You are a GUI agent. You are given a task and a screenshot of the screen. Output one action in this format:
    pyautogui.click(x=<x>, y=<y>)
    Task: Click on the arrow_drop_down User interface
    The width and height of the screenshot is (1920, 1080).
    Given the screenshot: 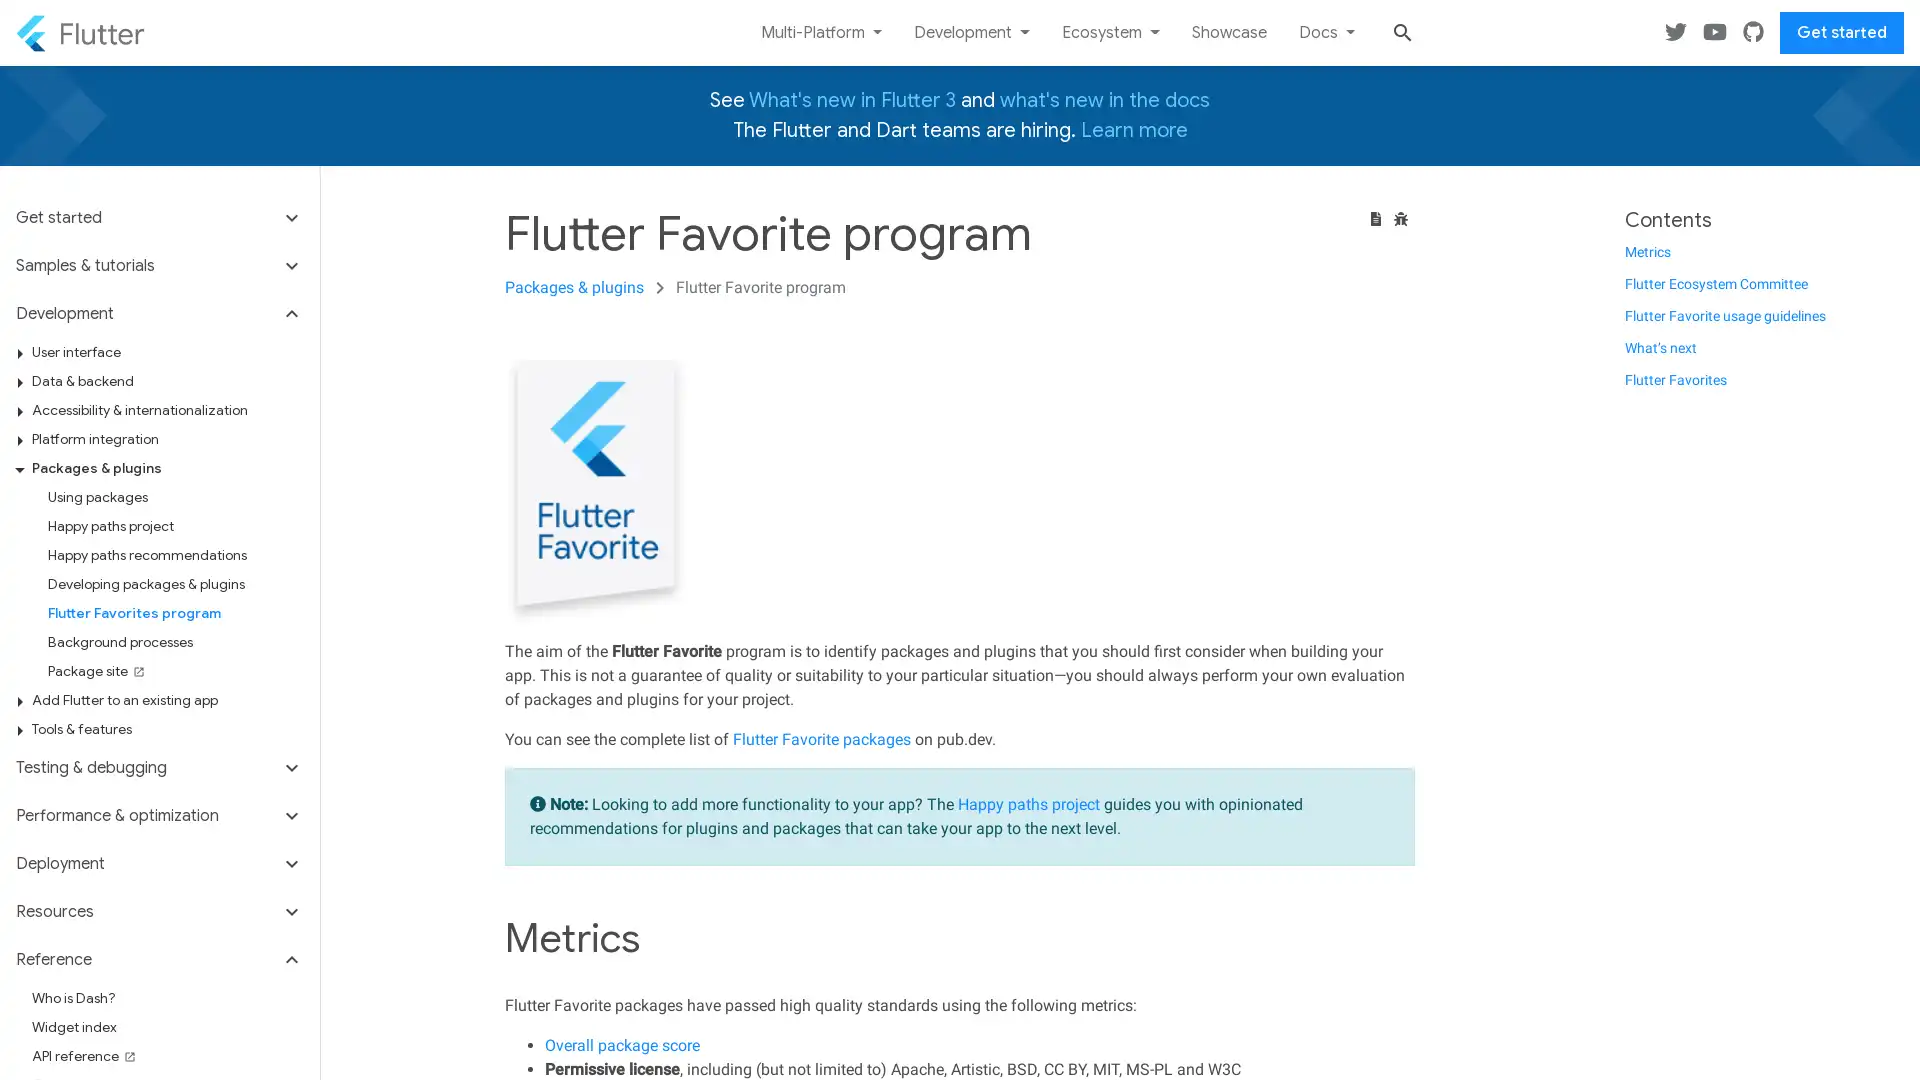 What is the action you would take?
    pyautogui.click(x=167, y=351)
    